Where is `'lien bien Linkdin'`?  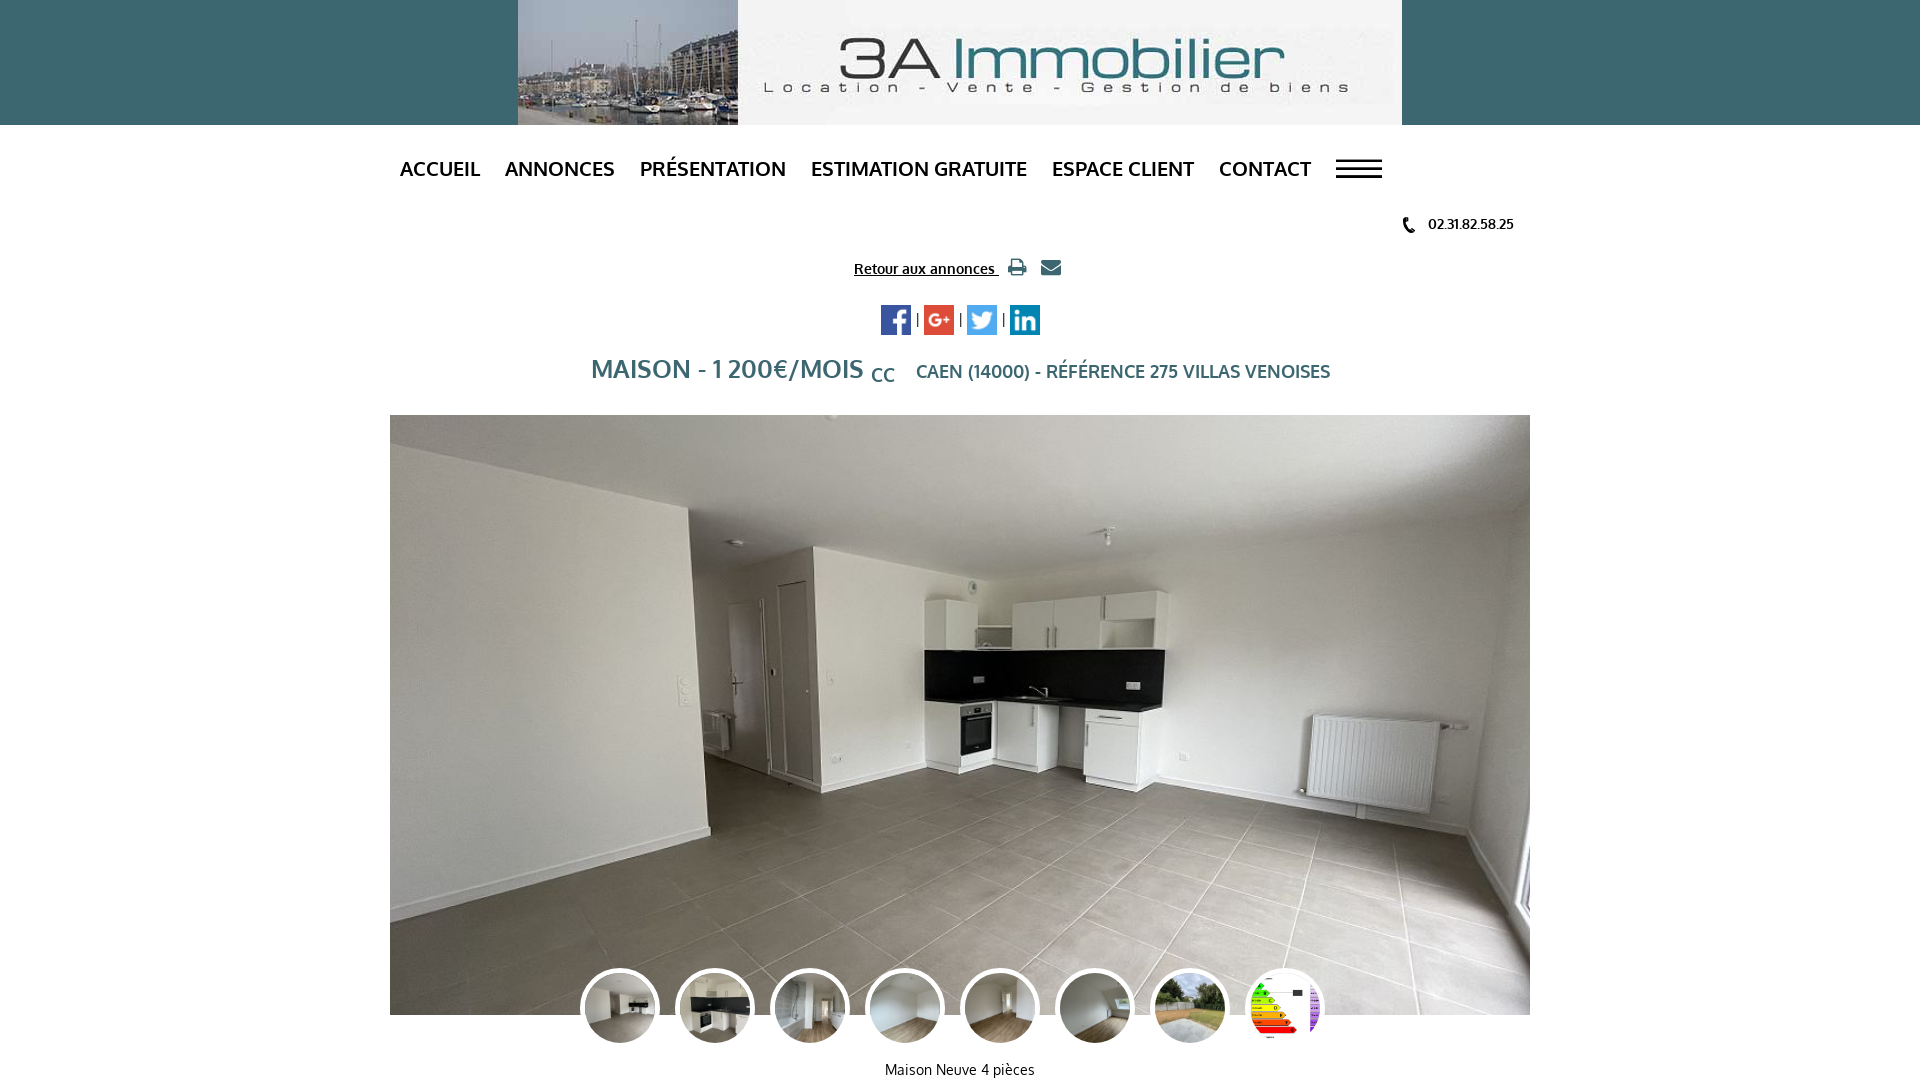
'lien bien Linkdin' is located at coordinates (1025, 319).